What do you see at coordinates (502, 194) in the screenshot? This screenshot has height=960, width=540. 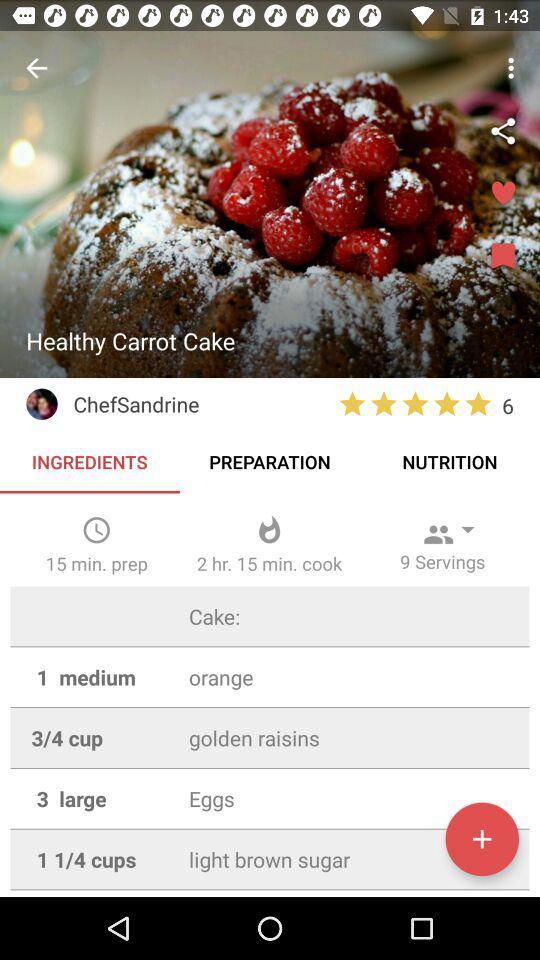 I see `like of the image` at bounding box center [502, 194].